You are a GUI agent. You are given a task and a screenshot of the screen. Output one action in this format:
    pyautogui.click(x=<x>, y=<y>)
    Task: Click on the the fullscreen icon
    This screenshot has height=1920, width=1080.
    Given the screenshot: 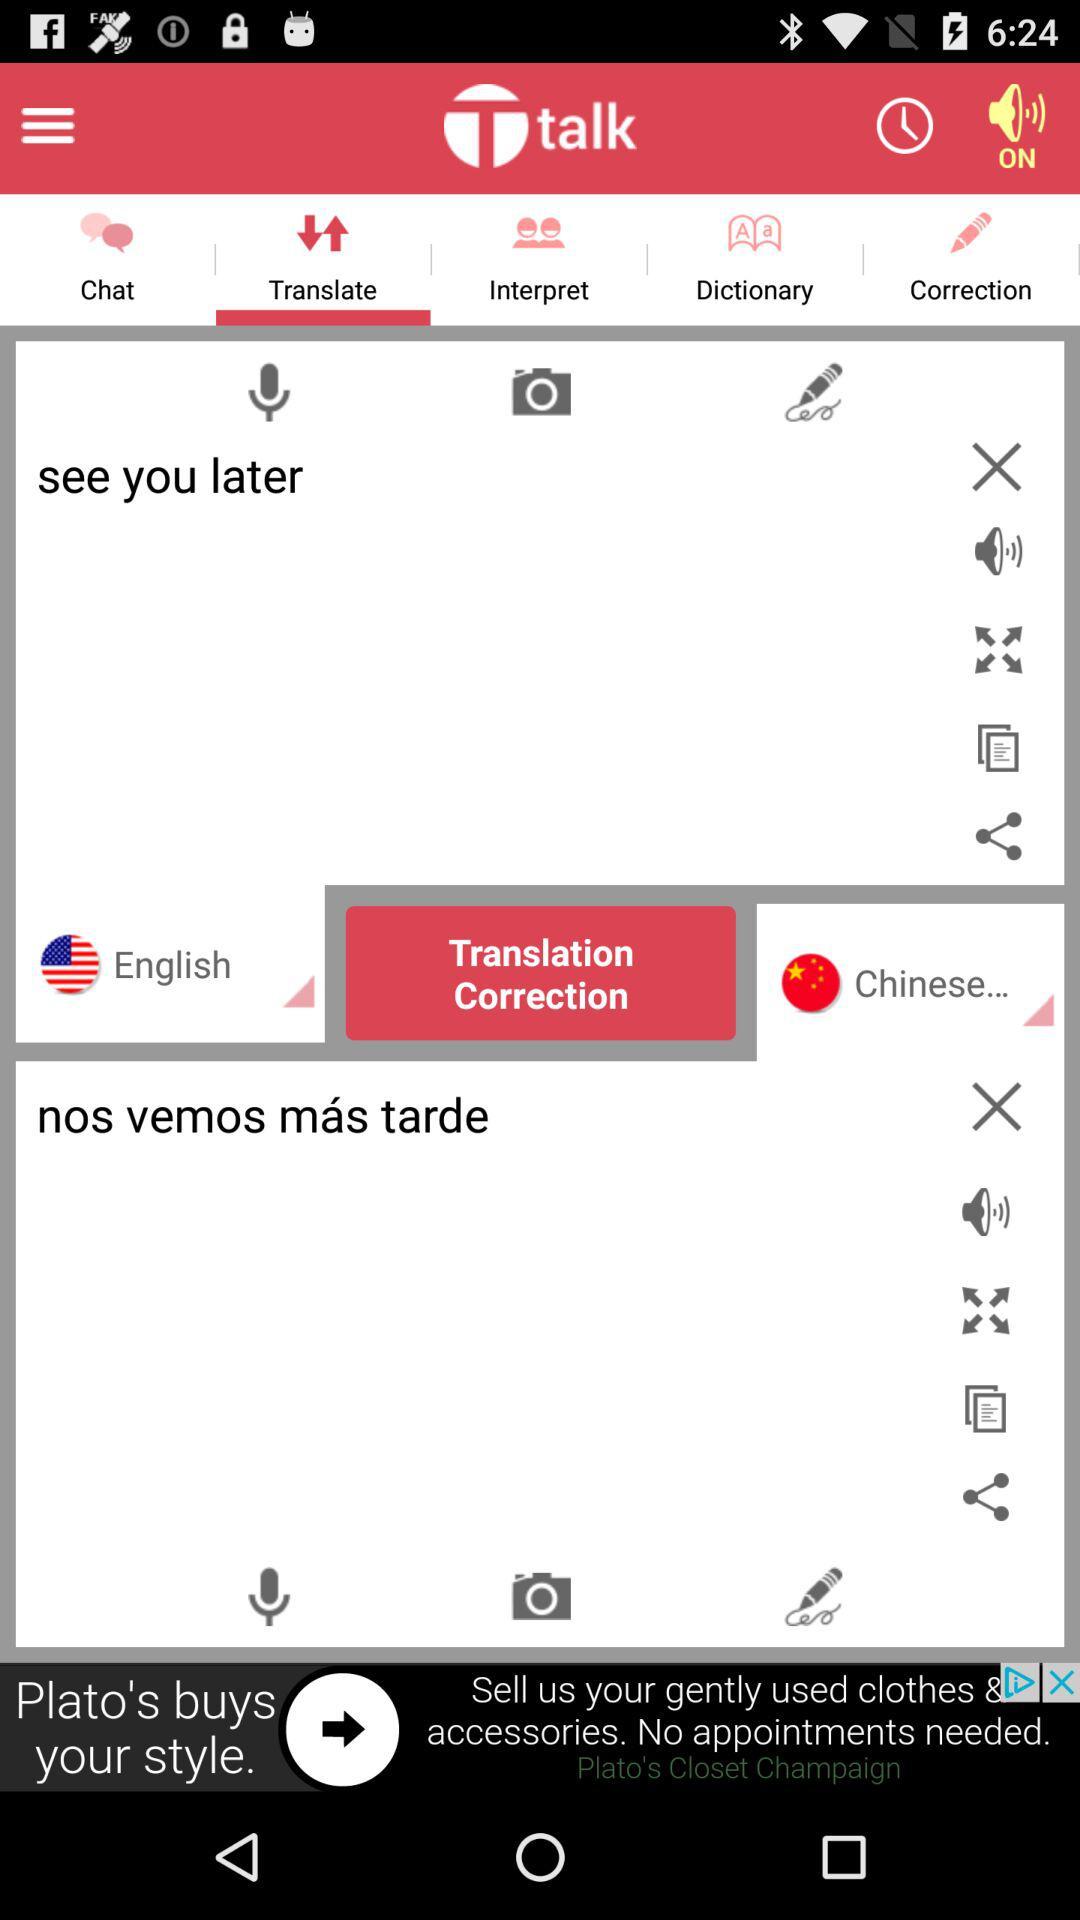 What is the action you would take?
    pyautogui.click(x=990, y=1390)
    